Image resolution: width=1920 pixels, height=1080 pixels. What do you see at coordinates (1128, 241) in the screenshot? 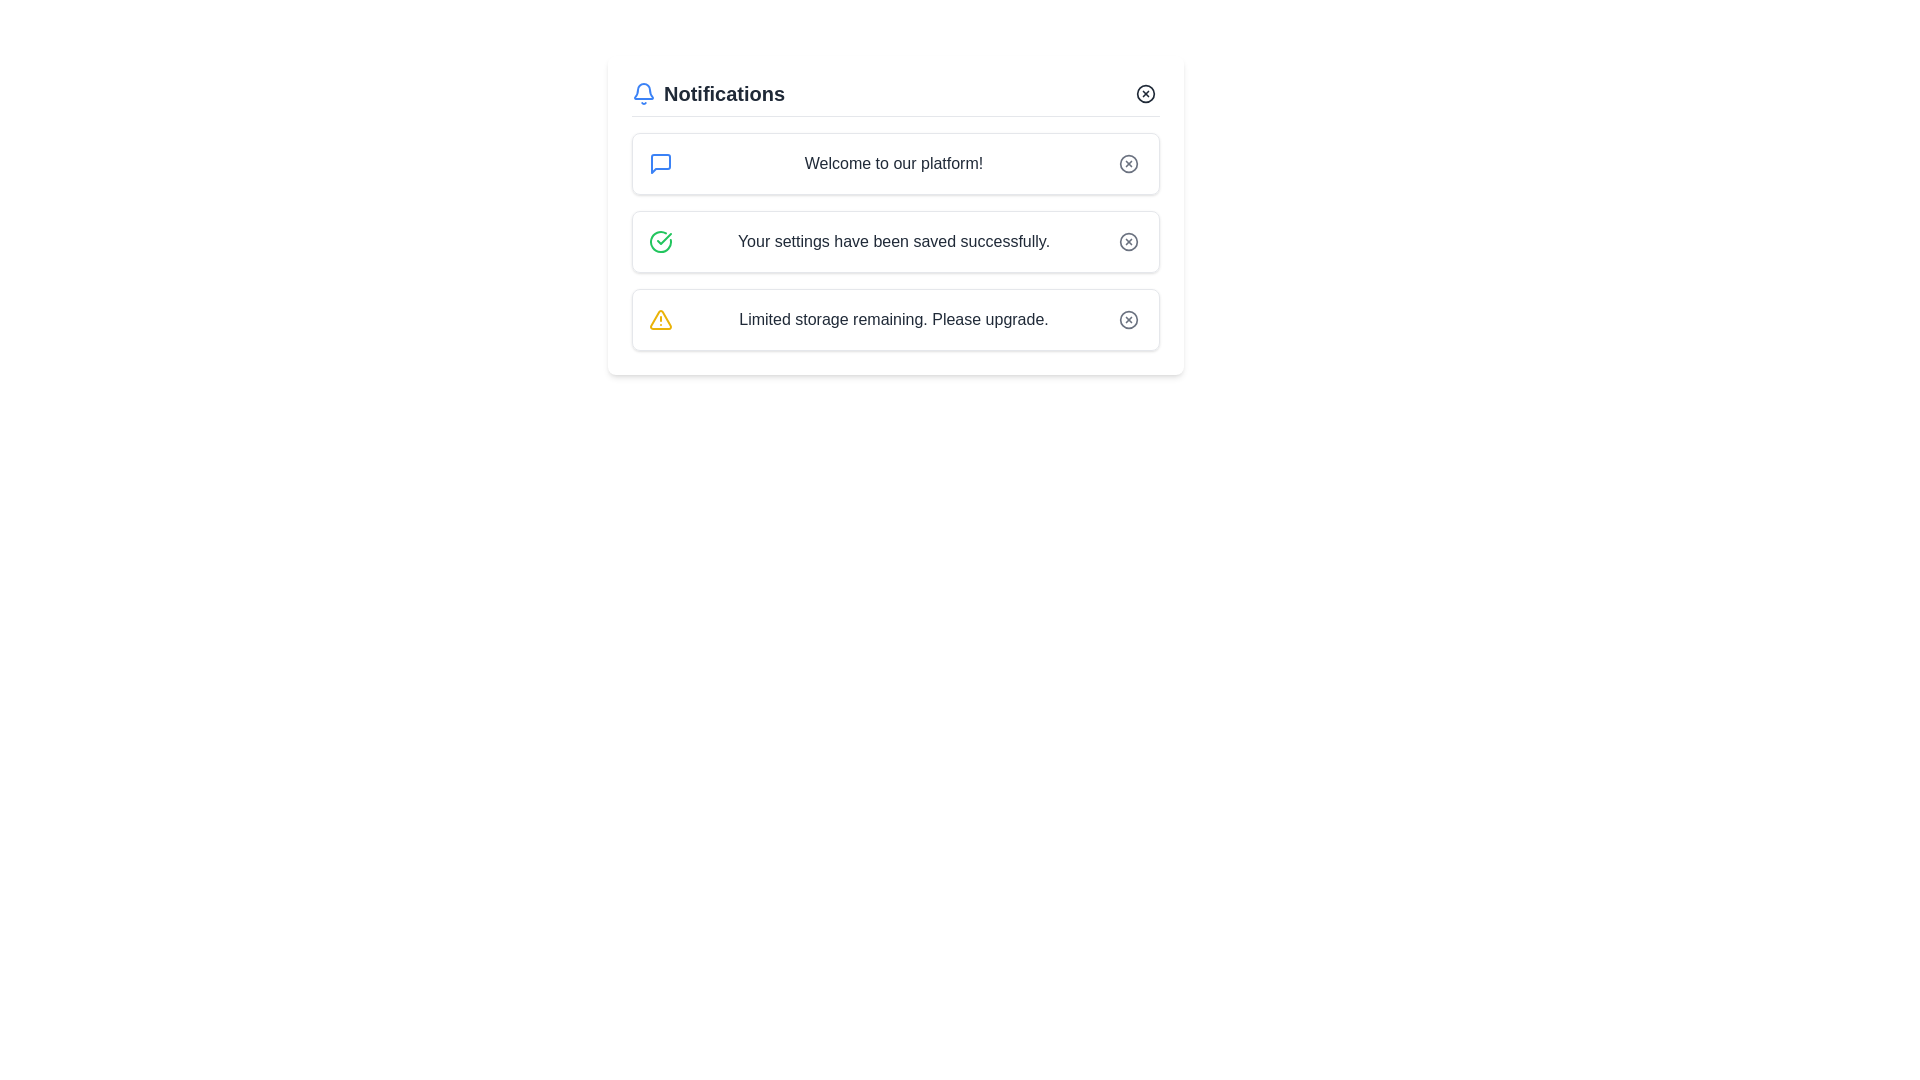
I see `the circular icon with a border located` at bounding box center [1128, 241].